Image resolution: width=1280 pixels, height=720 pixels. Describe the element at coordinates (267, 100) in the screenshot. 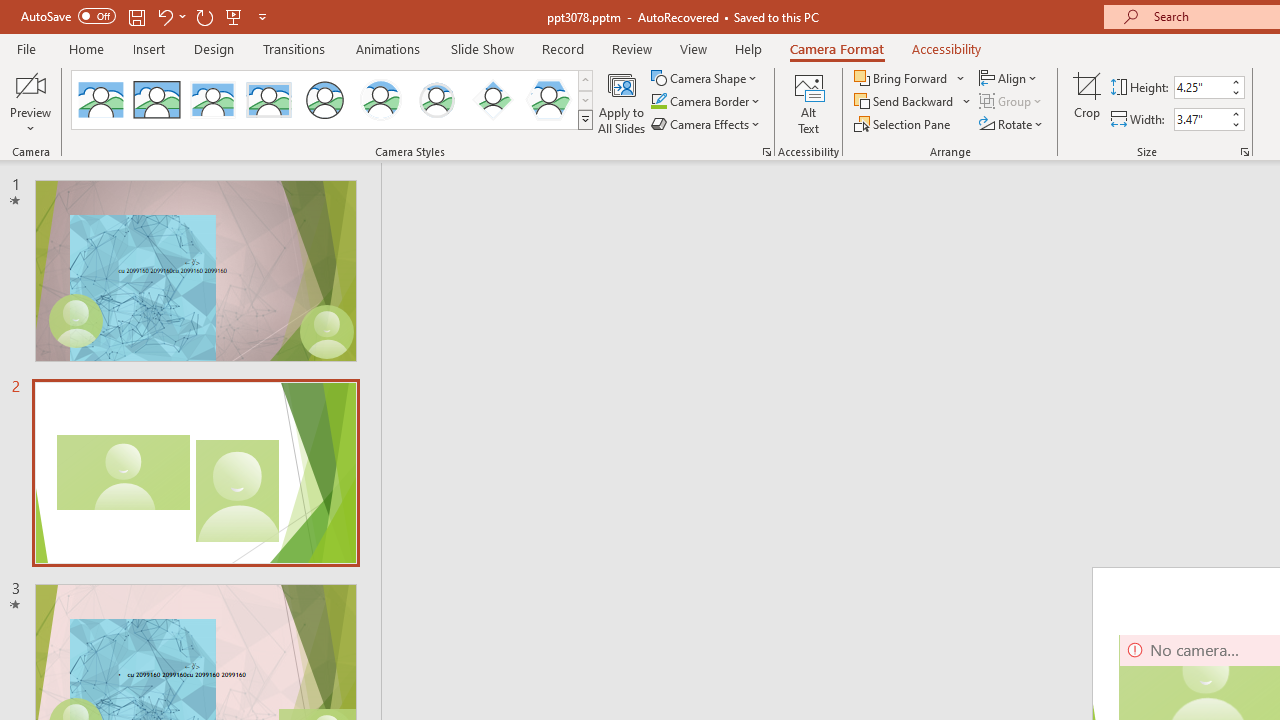

I see `'Soft Edge Rectangle'` at that location.